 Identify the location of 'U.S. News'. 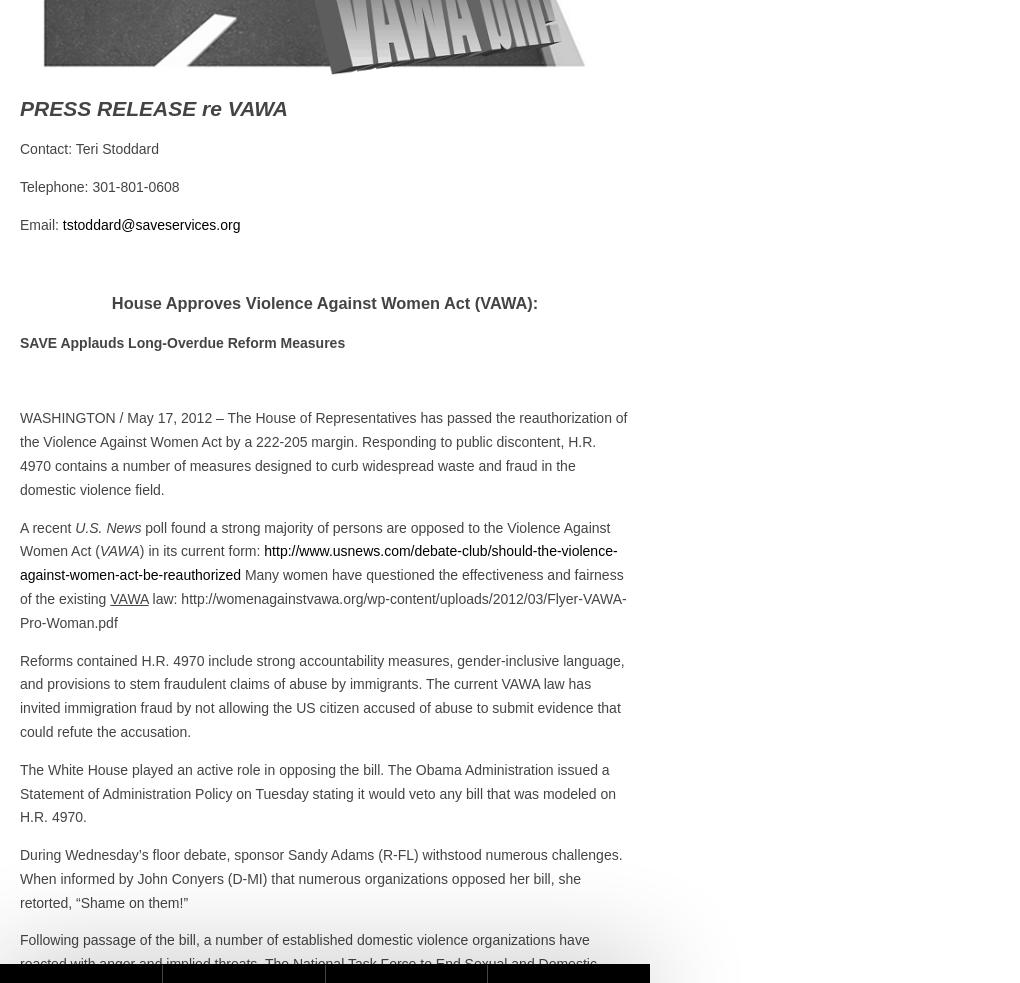
(107, 526).